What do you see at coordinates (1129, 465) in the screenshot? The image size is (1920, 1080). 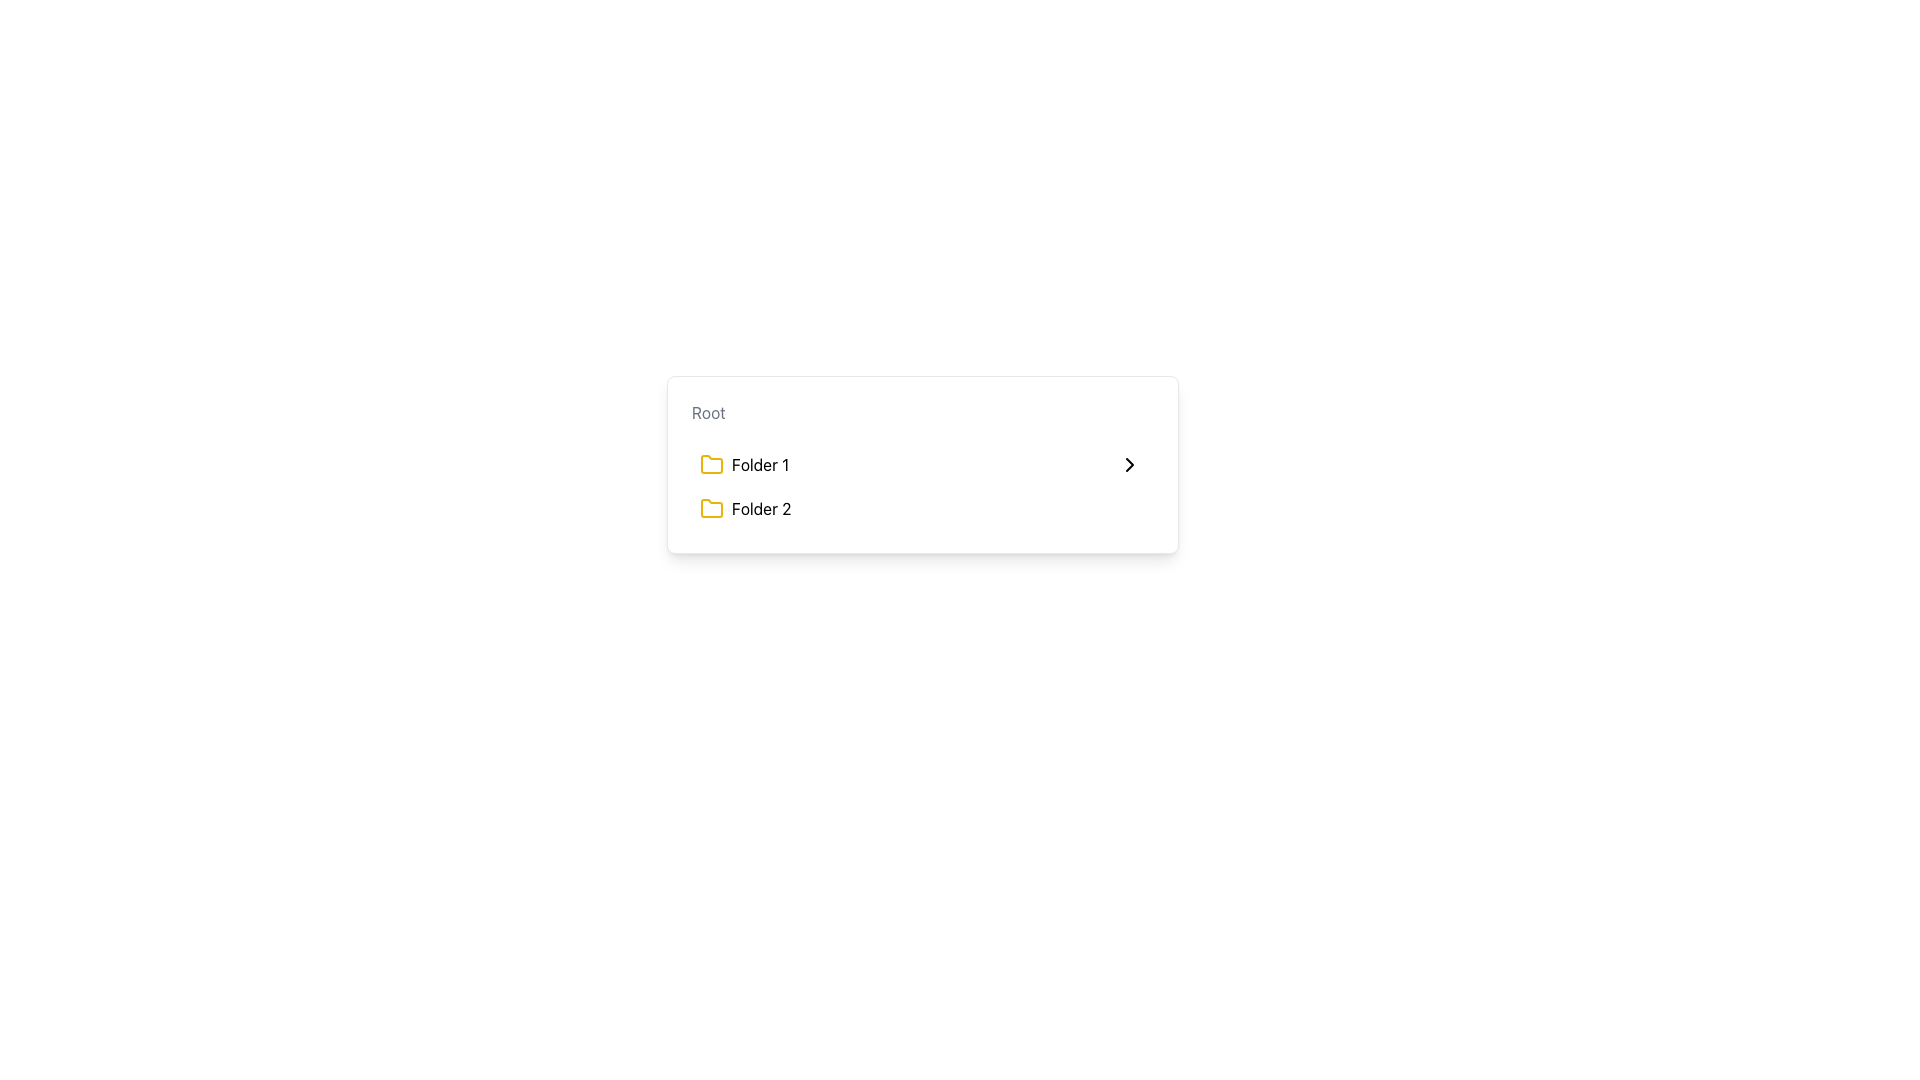 I see `the right-pointing chevron icon` at bounding box center [1129, 465].